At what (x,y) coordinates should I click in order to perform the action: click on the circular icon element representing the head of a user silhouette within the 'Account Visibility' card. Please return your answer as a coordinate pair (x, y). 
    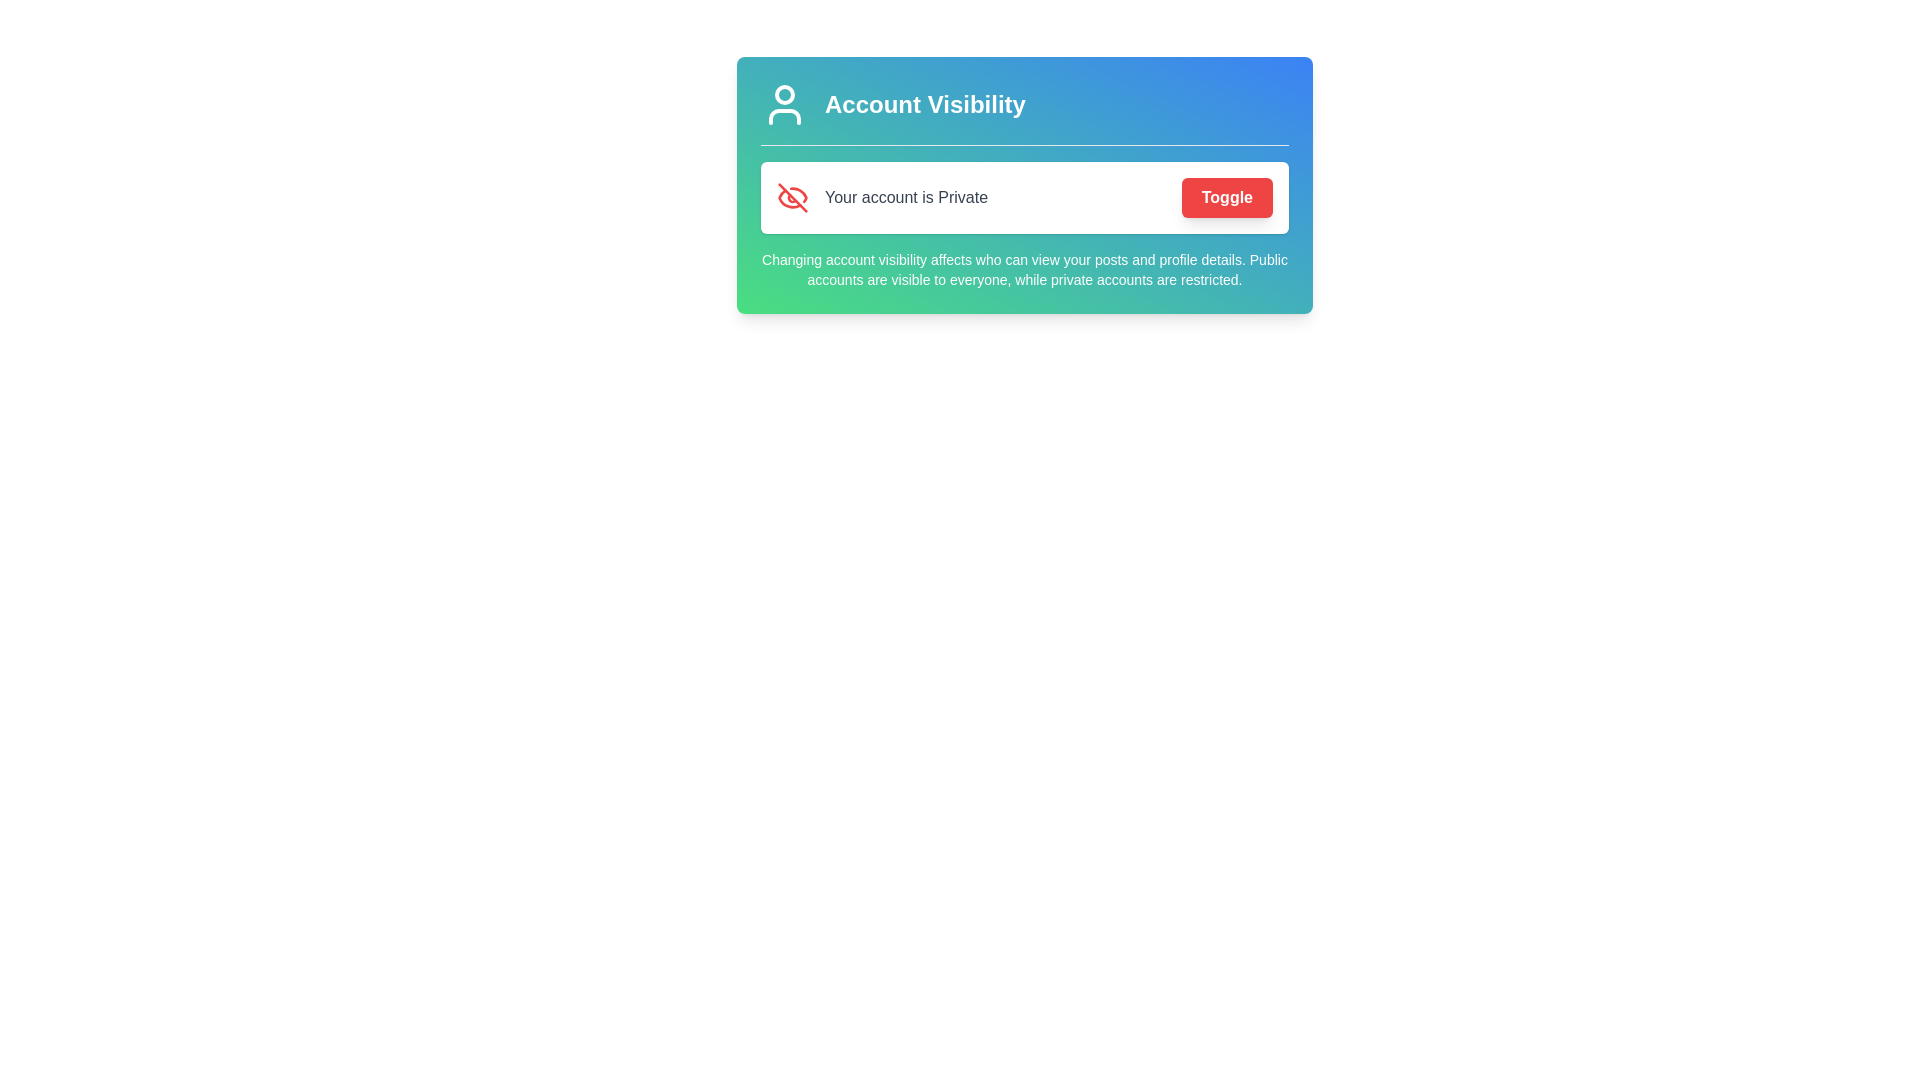
    Looking at the image, I should click on (784, 95).